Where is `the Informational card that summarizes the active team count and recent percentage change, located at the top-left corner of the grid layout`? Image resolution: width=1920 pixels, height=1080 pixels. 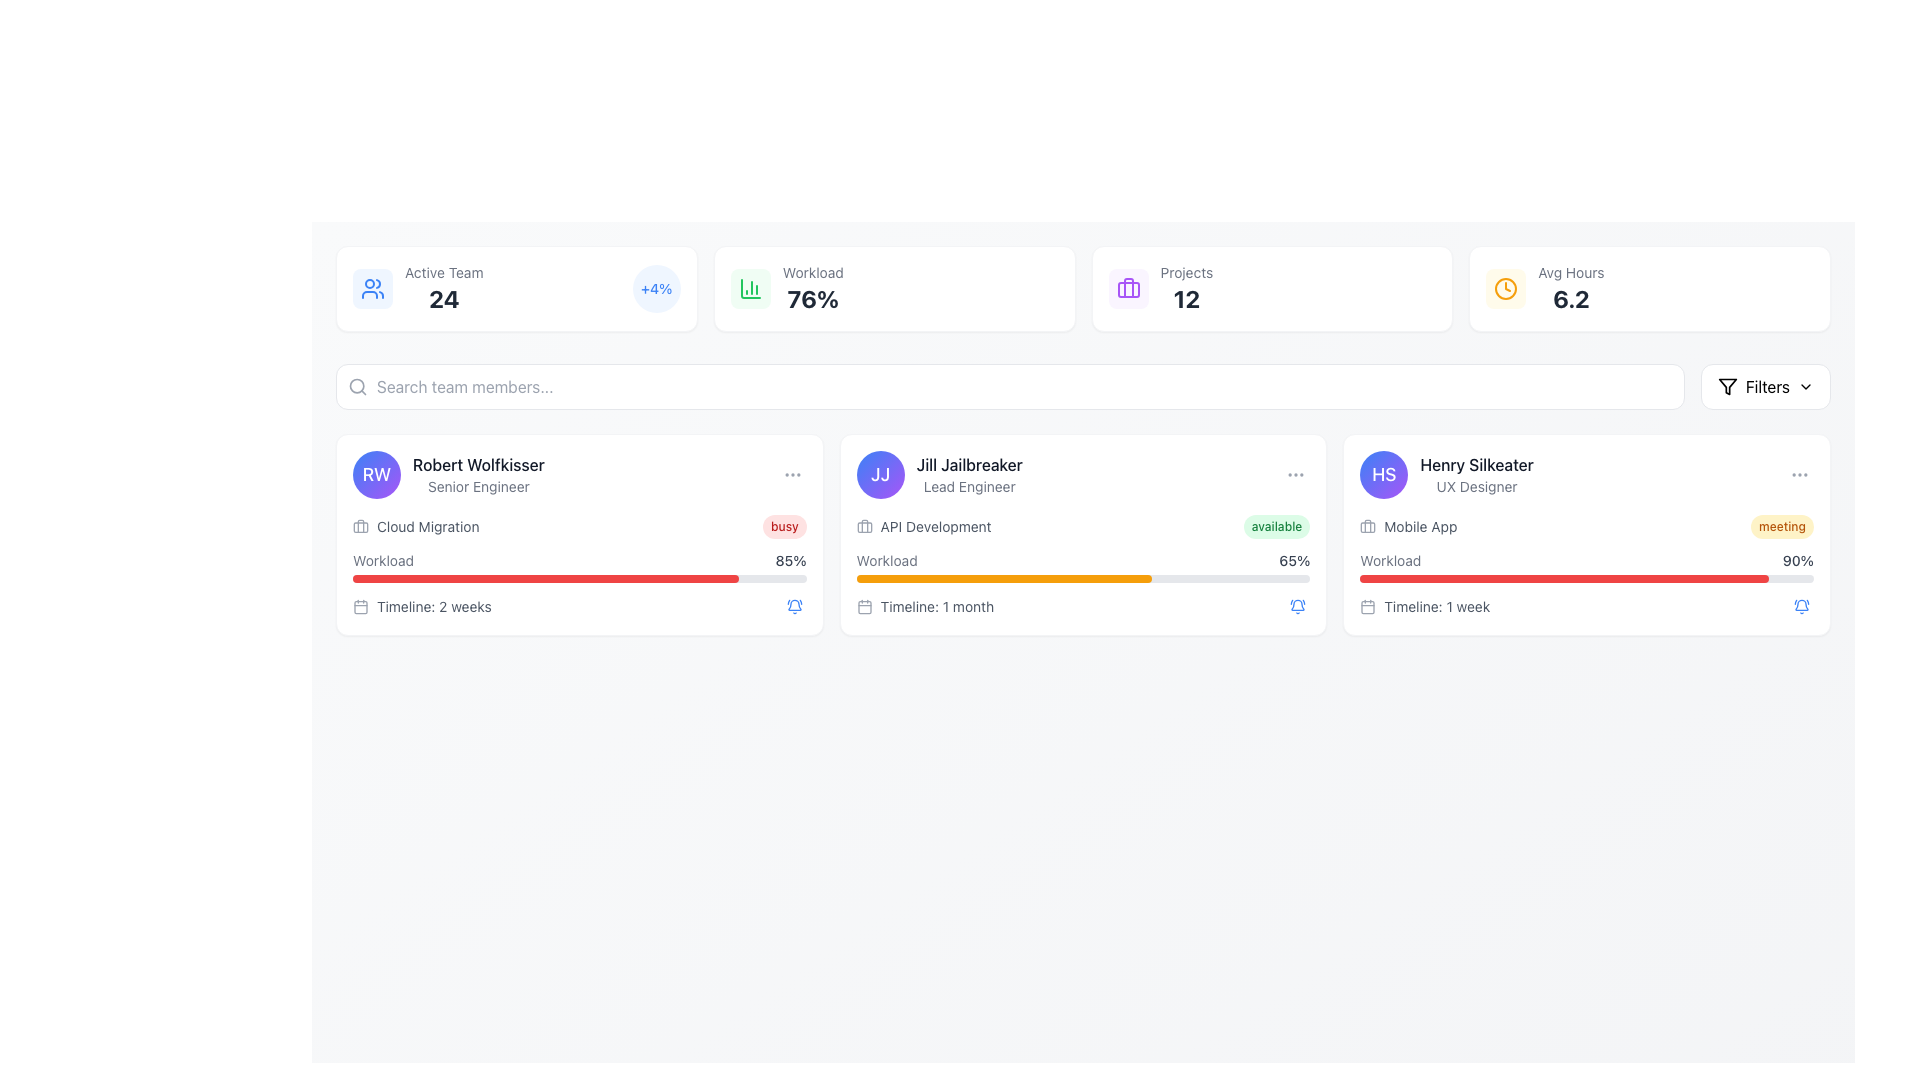 the Informational card that summarizes the active team count and recent percentage change, located at the top-left corner of the grid layout is located at coordinates (516, 289).